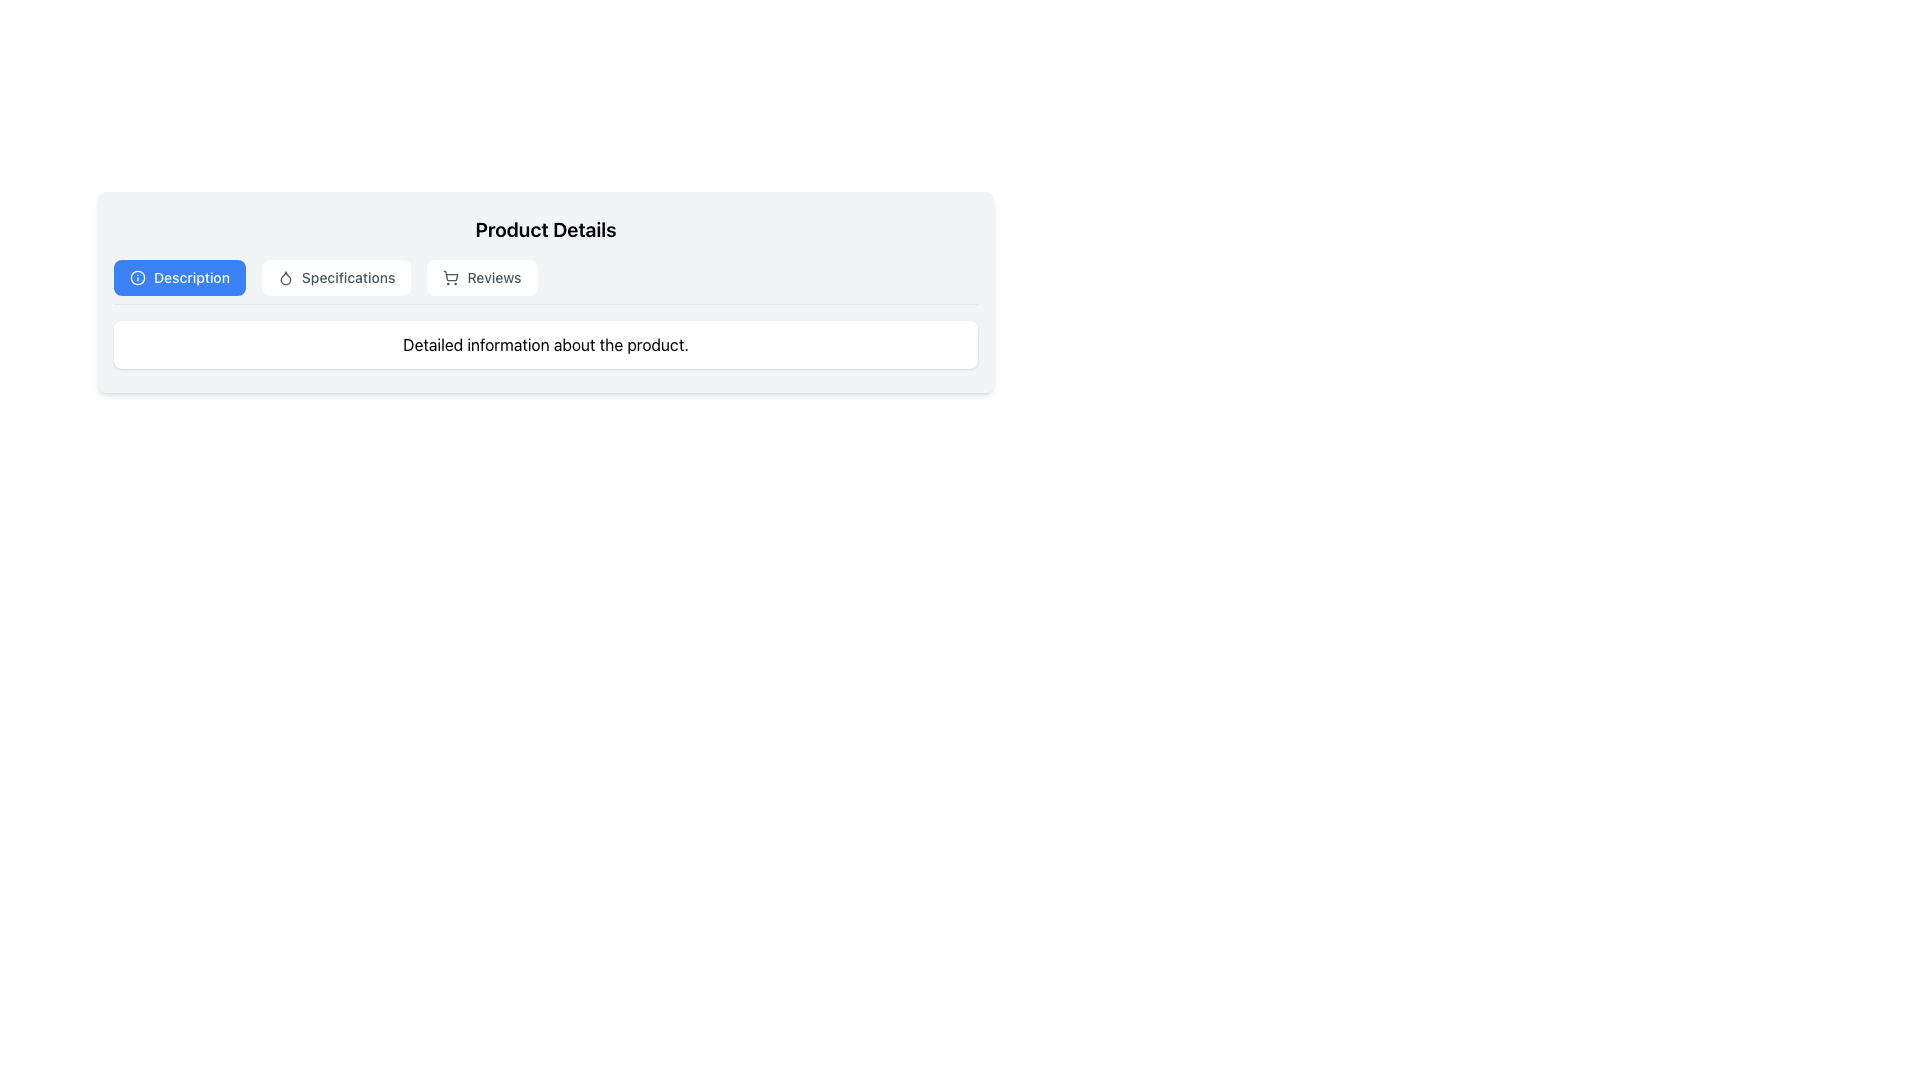 This screenshot has width=1920, height=1080. I want to click on the leftmost tab label element, so click(179, 277).